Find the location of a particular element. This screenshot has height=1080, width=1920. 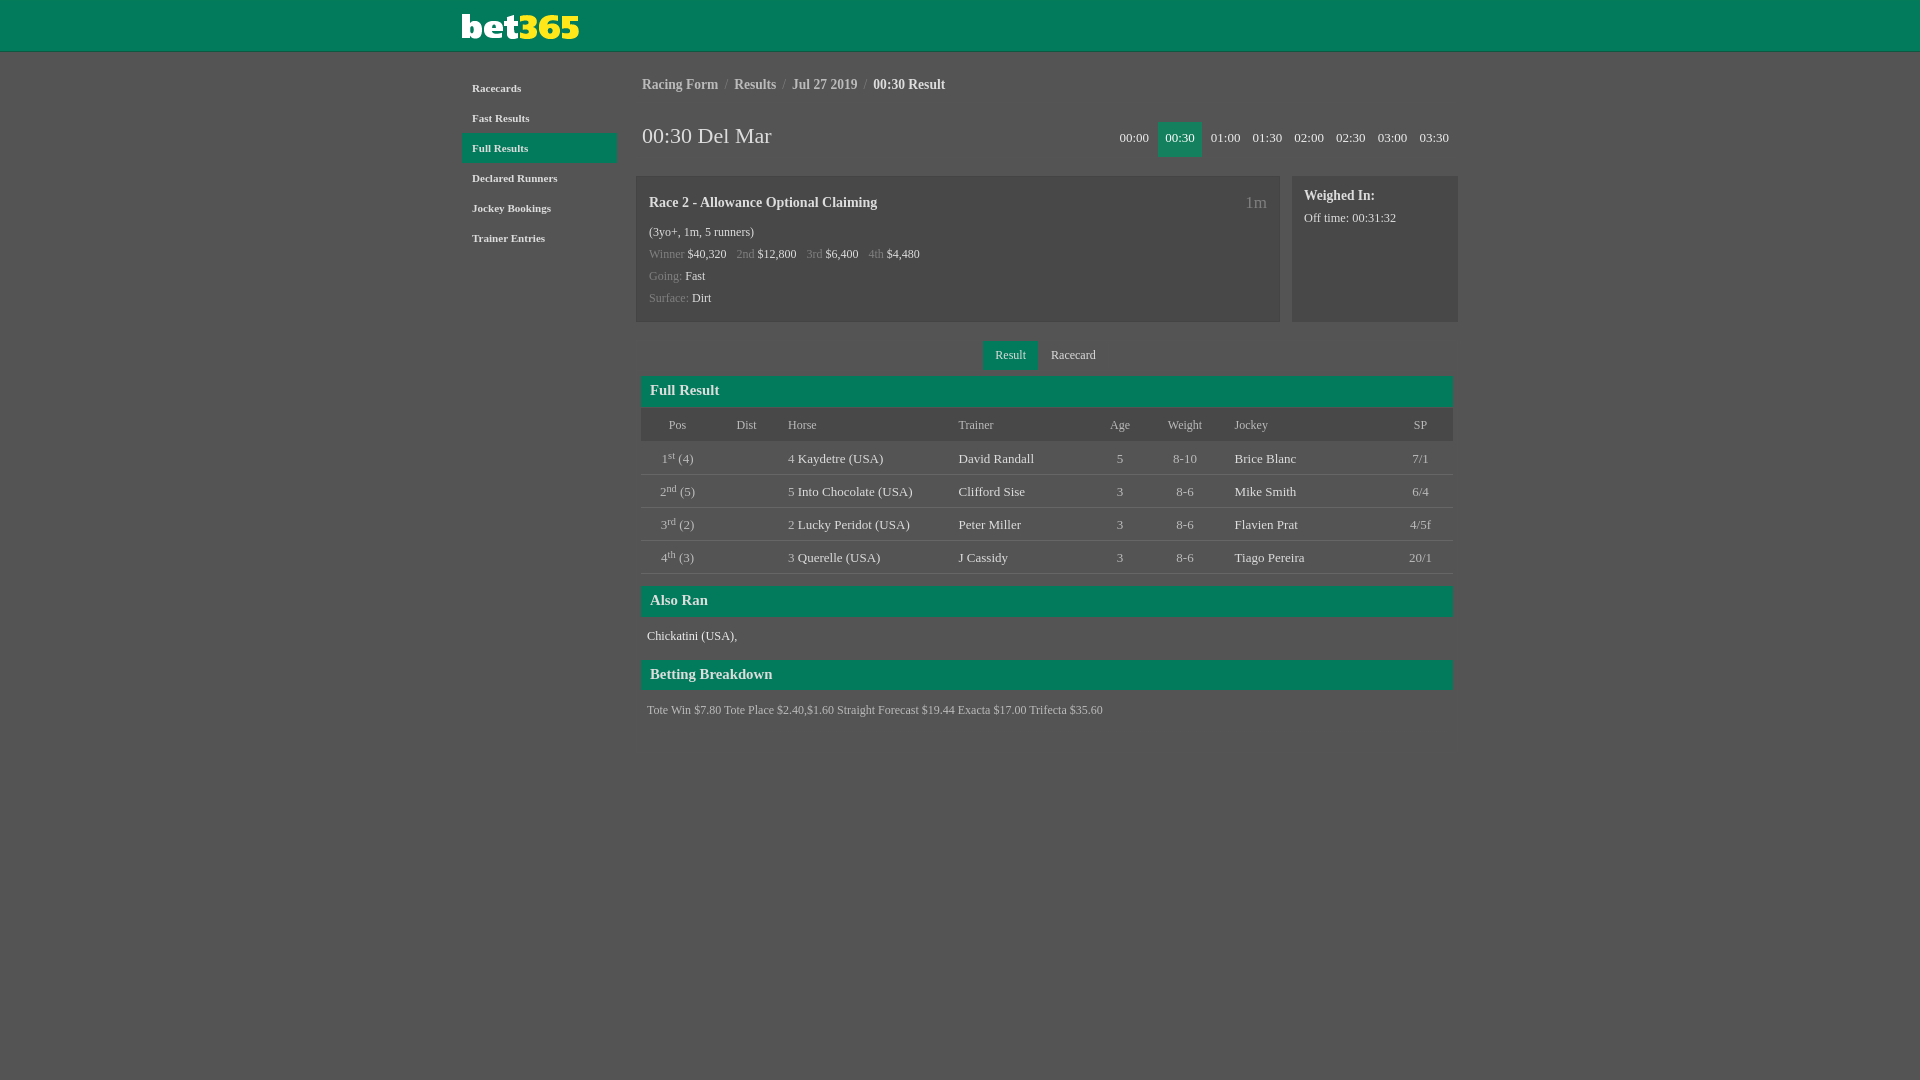

'Jockey Bookings' is located at coordinates (460, 208).